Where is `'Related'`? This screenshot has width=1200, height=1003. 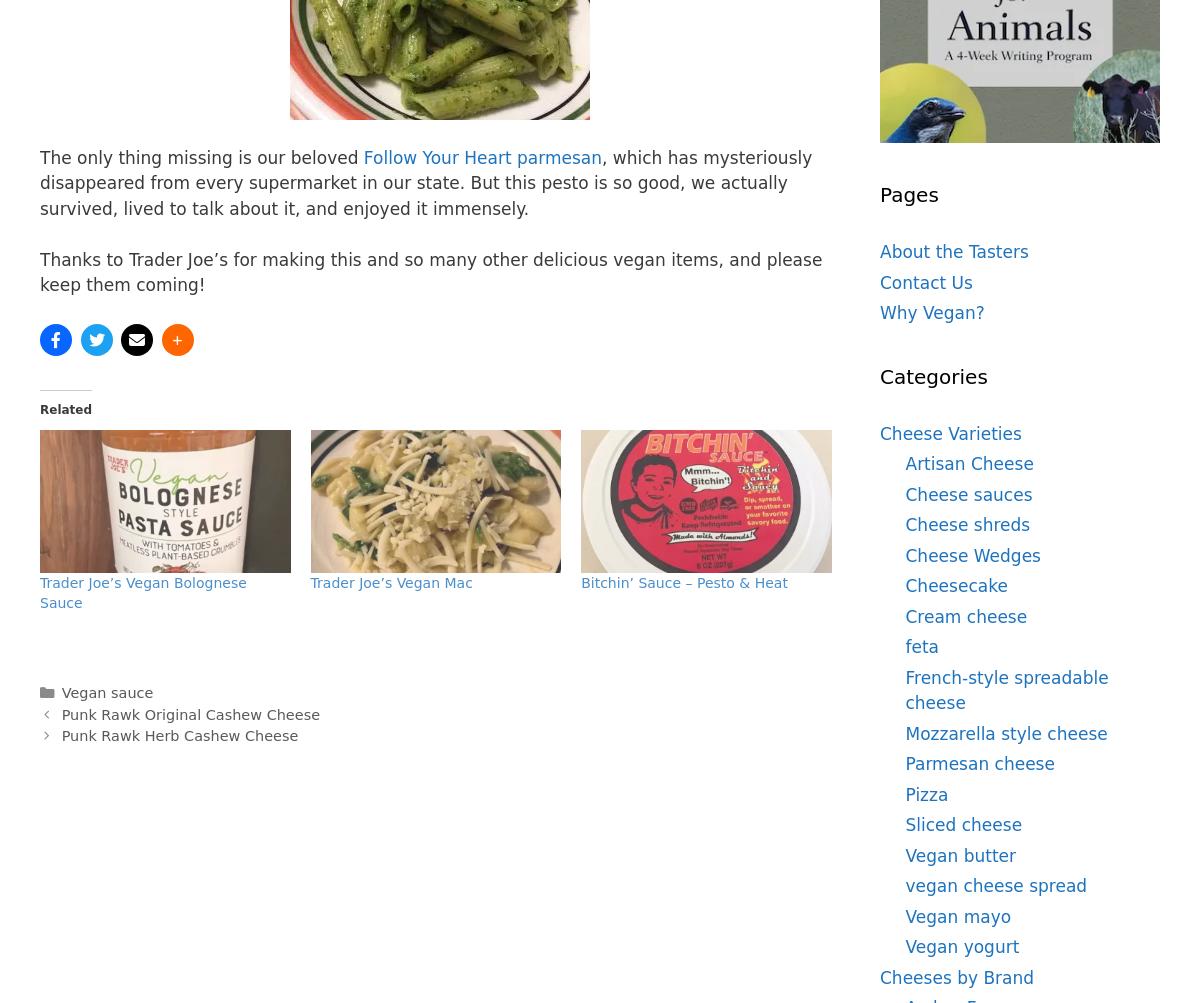
'Related' is located at coordinates (66, 410).